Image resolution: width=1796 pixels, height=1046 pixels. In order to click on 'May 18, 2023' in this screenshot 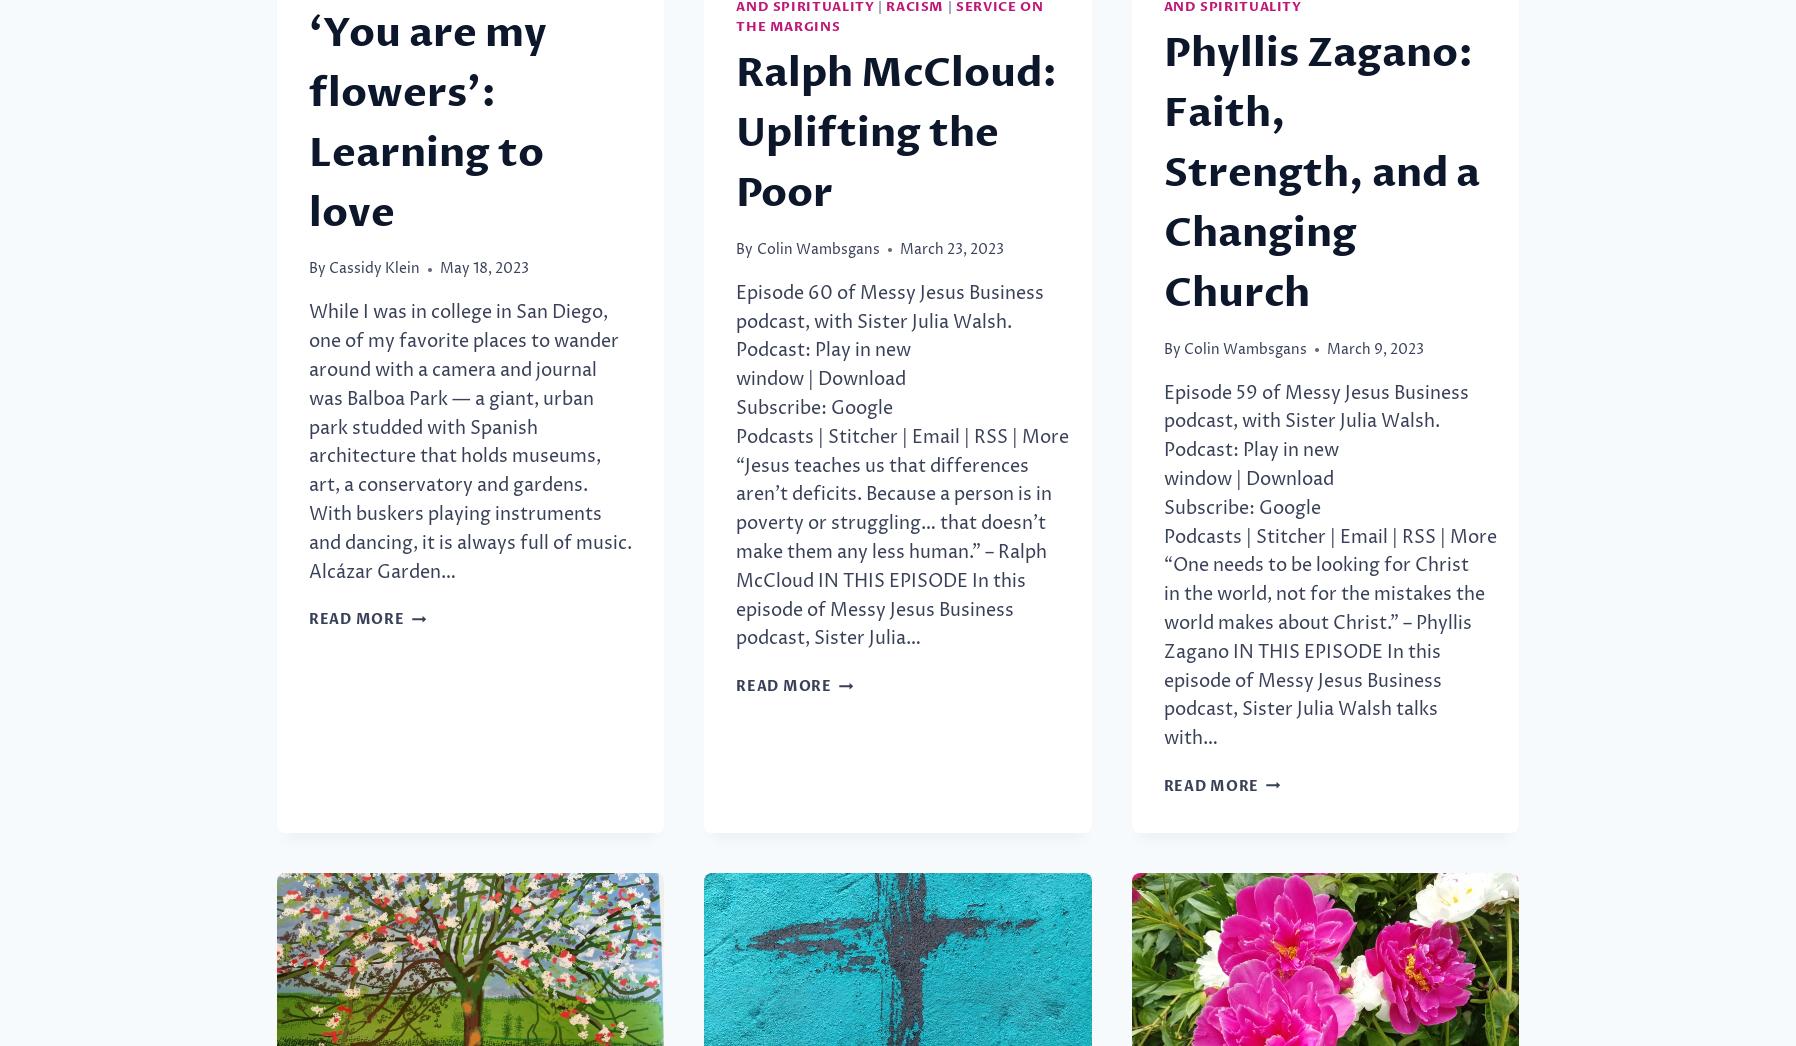, I will do `click(483, 269)`.